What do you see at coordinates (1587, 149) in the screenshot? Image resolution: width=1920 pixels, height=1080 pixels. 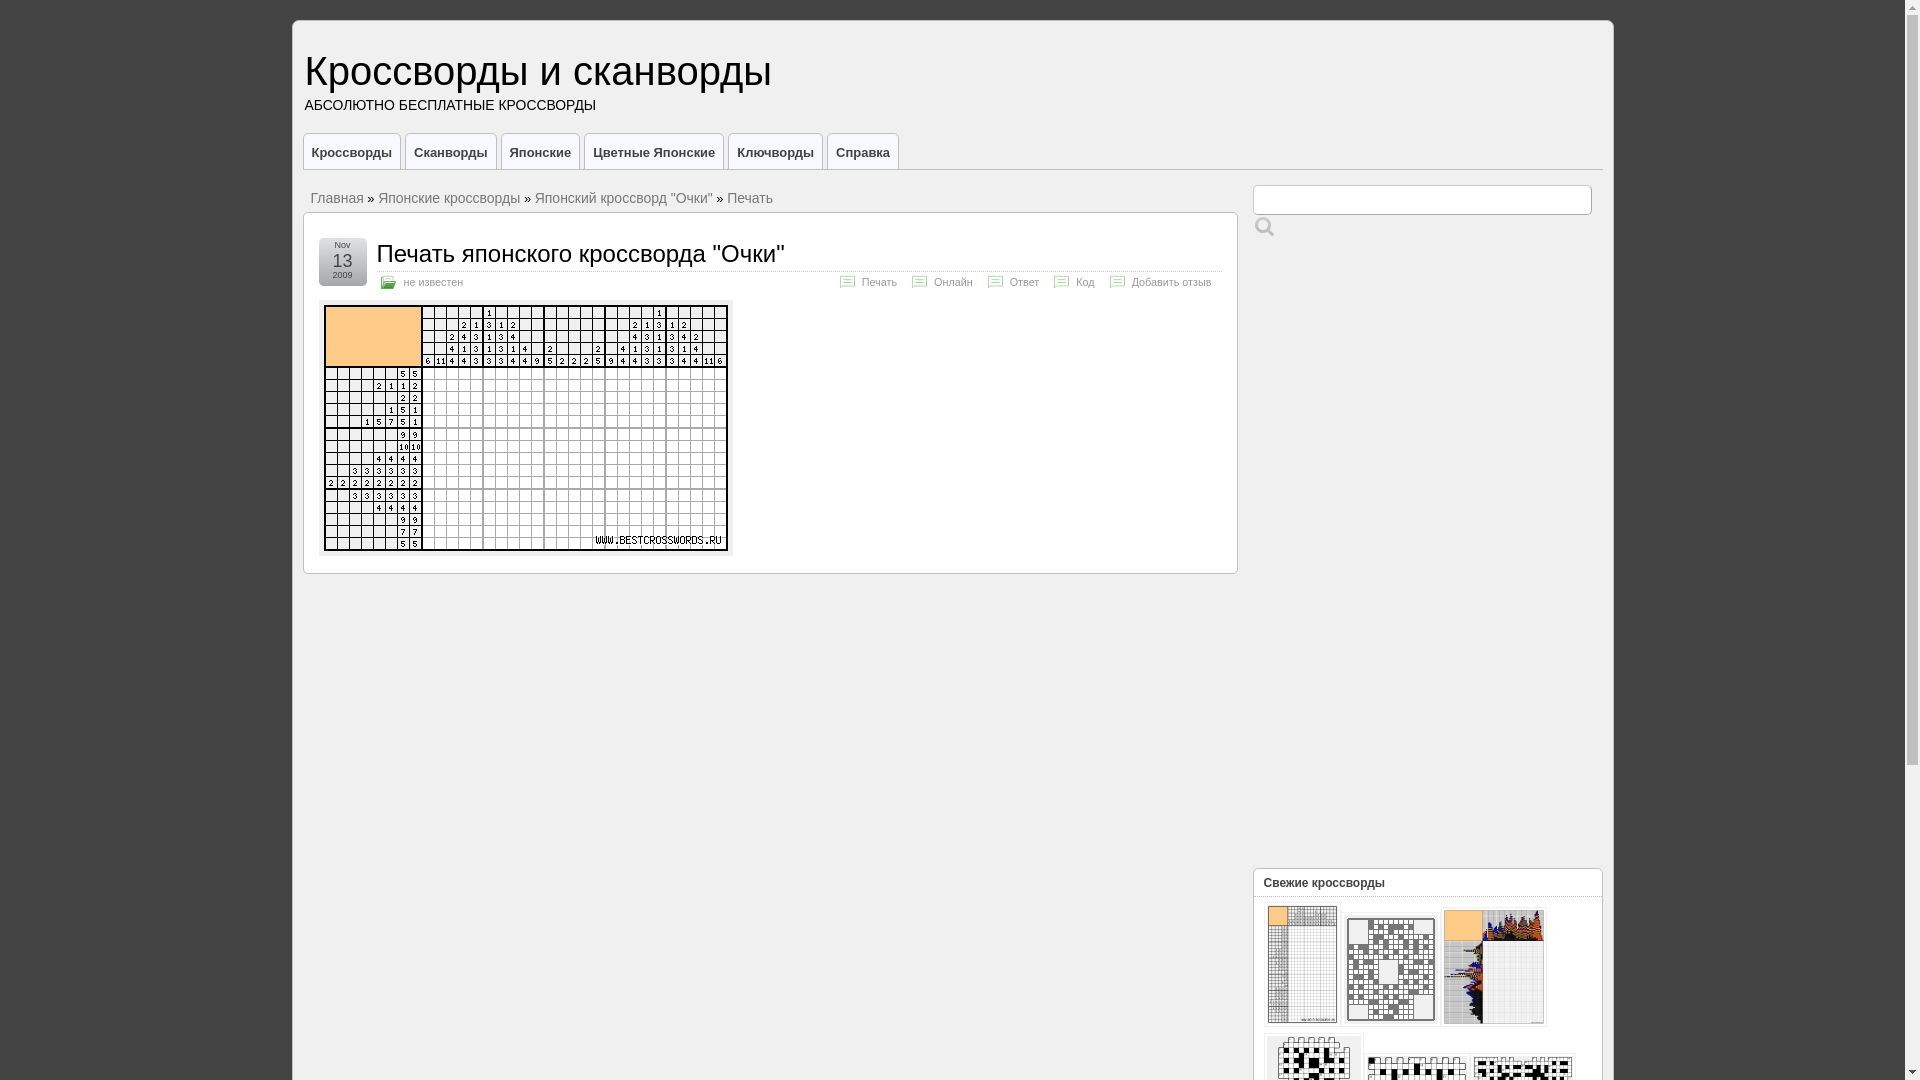 I see `'Google Plus'` at bounding box center [1587, 149].